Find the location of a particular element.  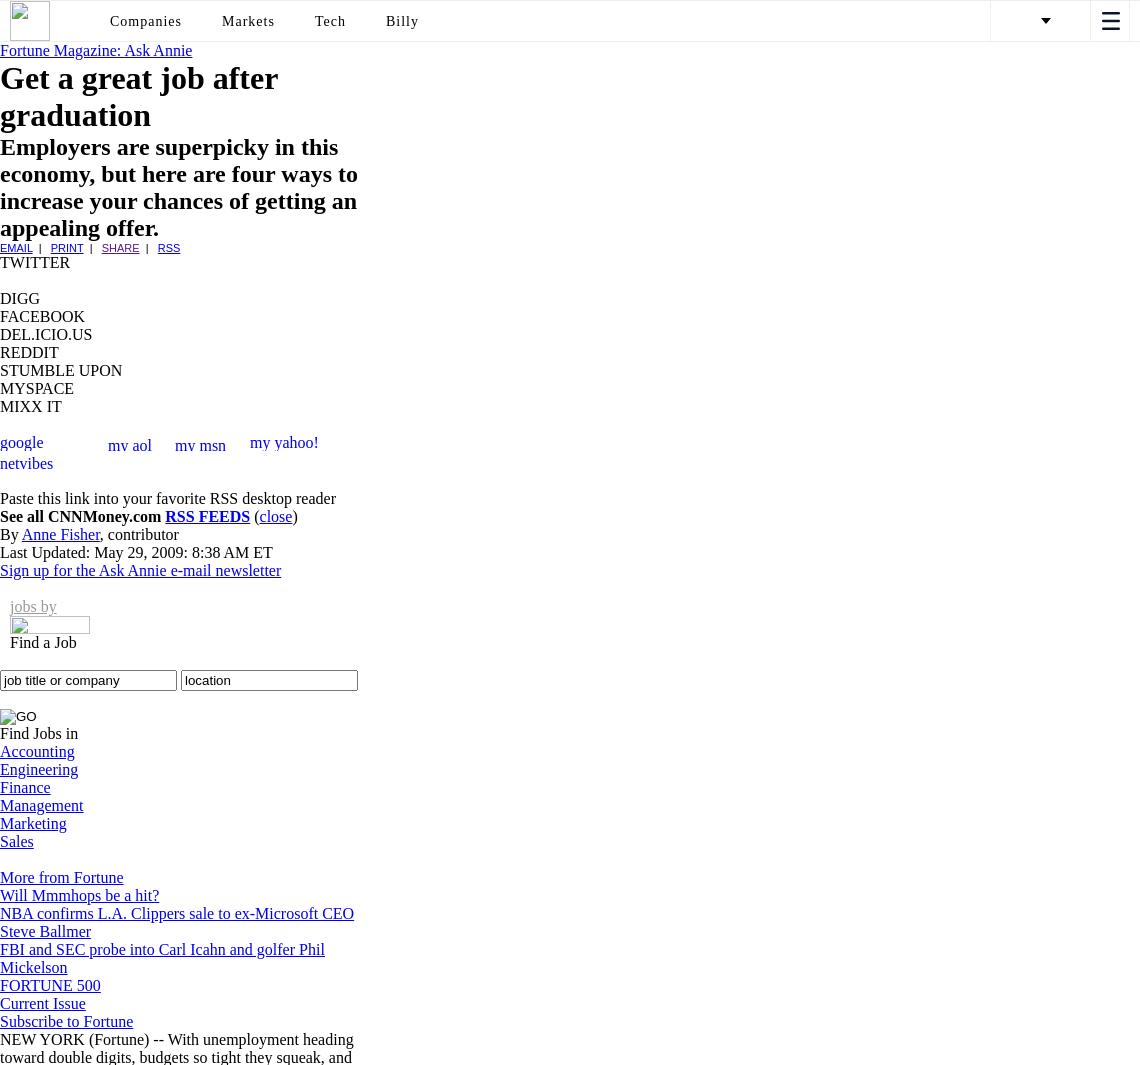

'REDDIT' is located at coordinates (0, 351).